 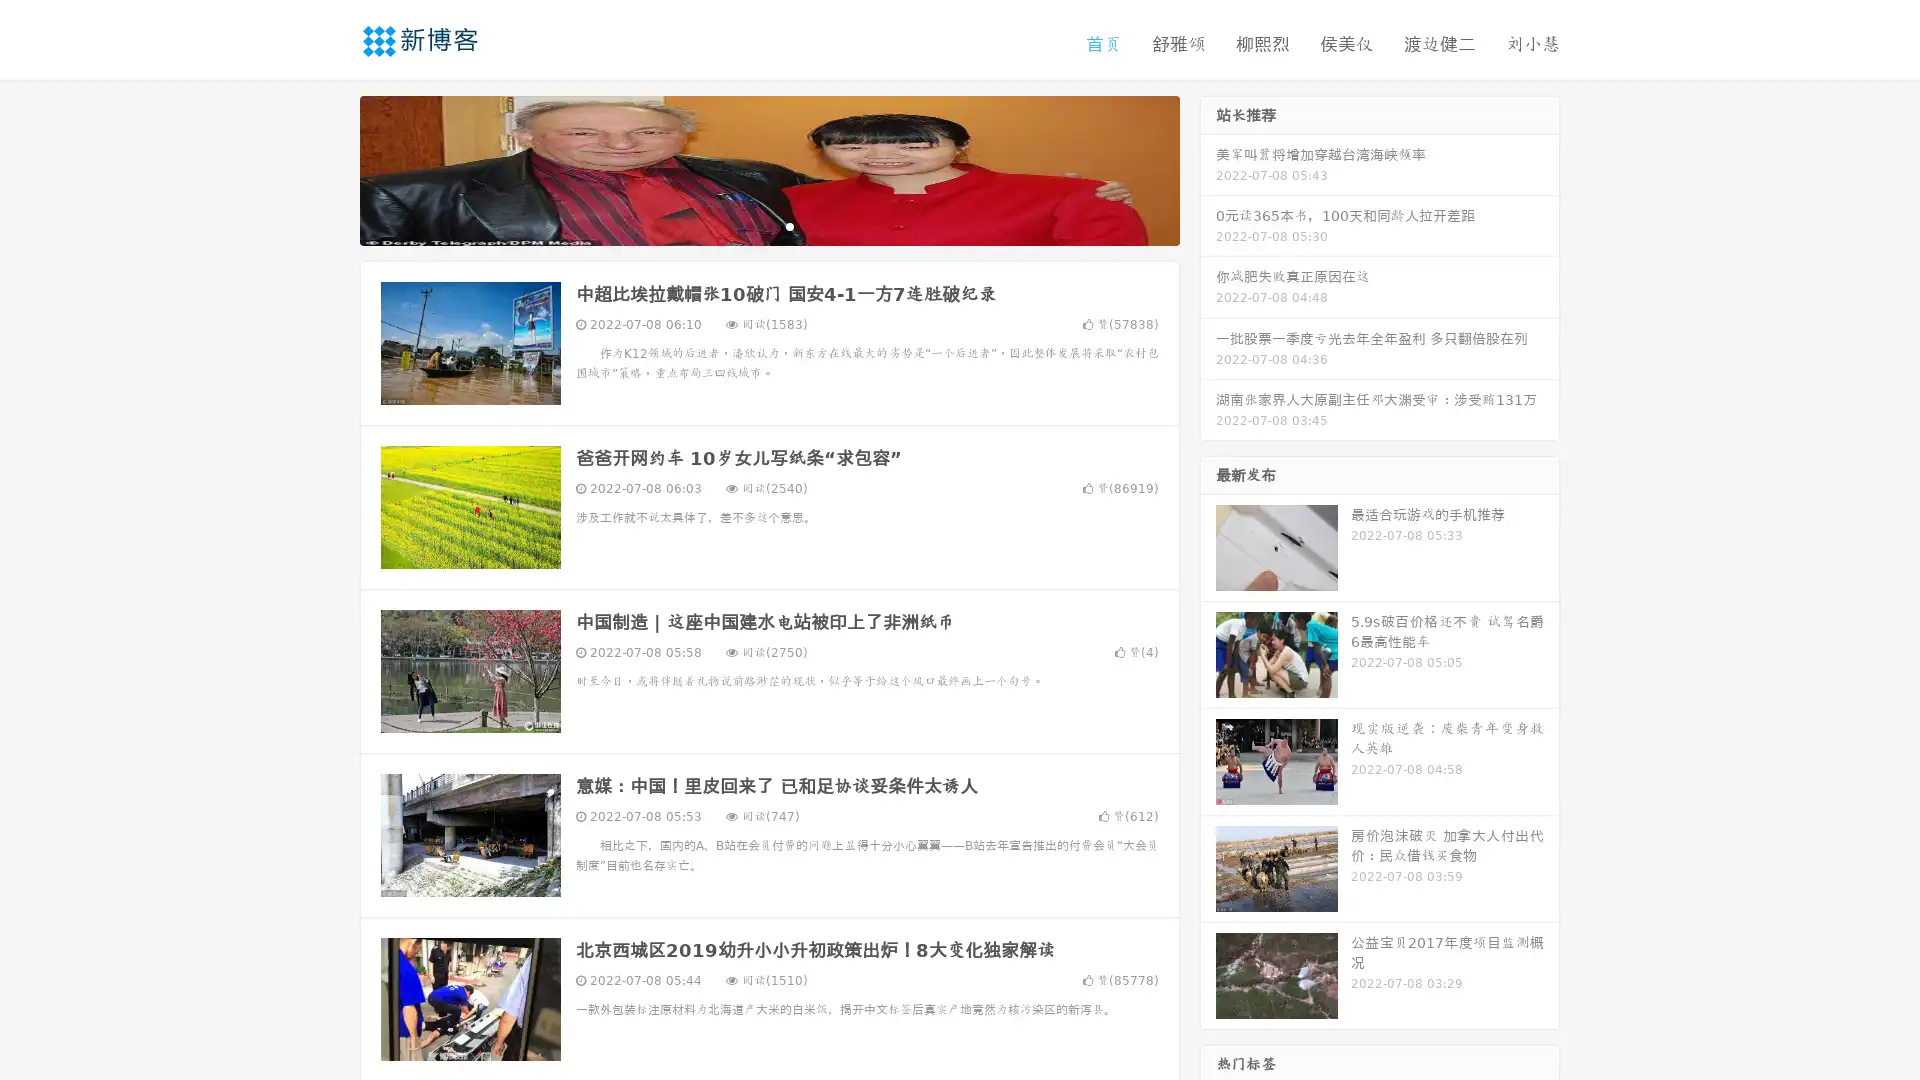 I want to click on Go to slide 2, so click(x=768, y=225).